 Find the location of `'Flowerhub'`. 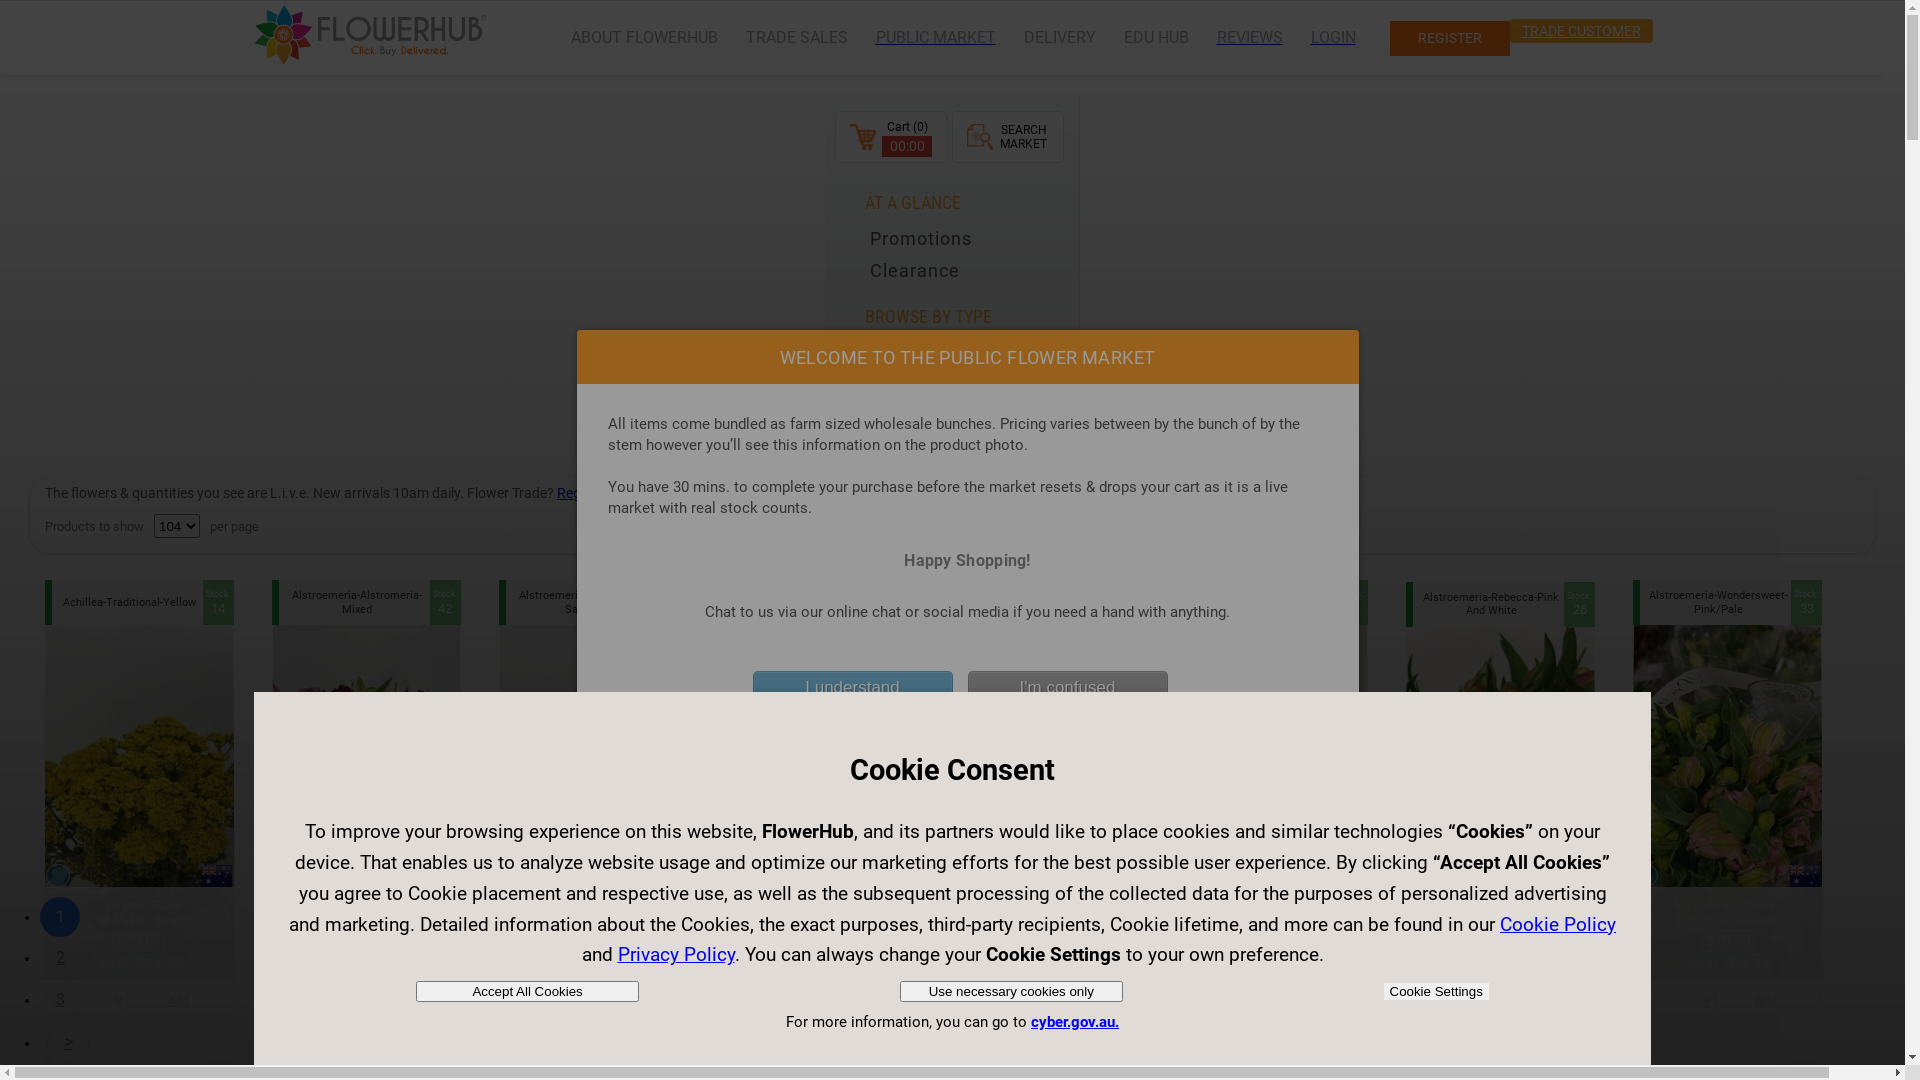

'Flowerhub' is located at coordinates (368, 34).